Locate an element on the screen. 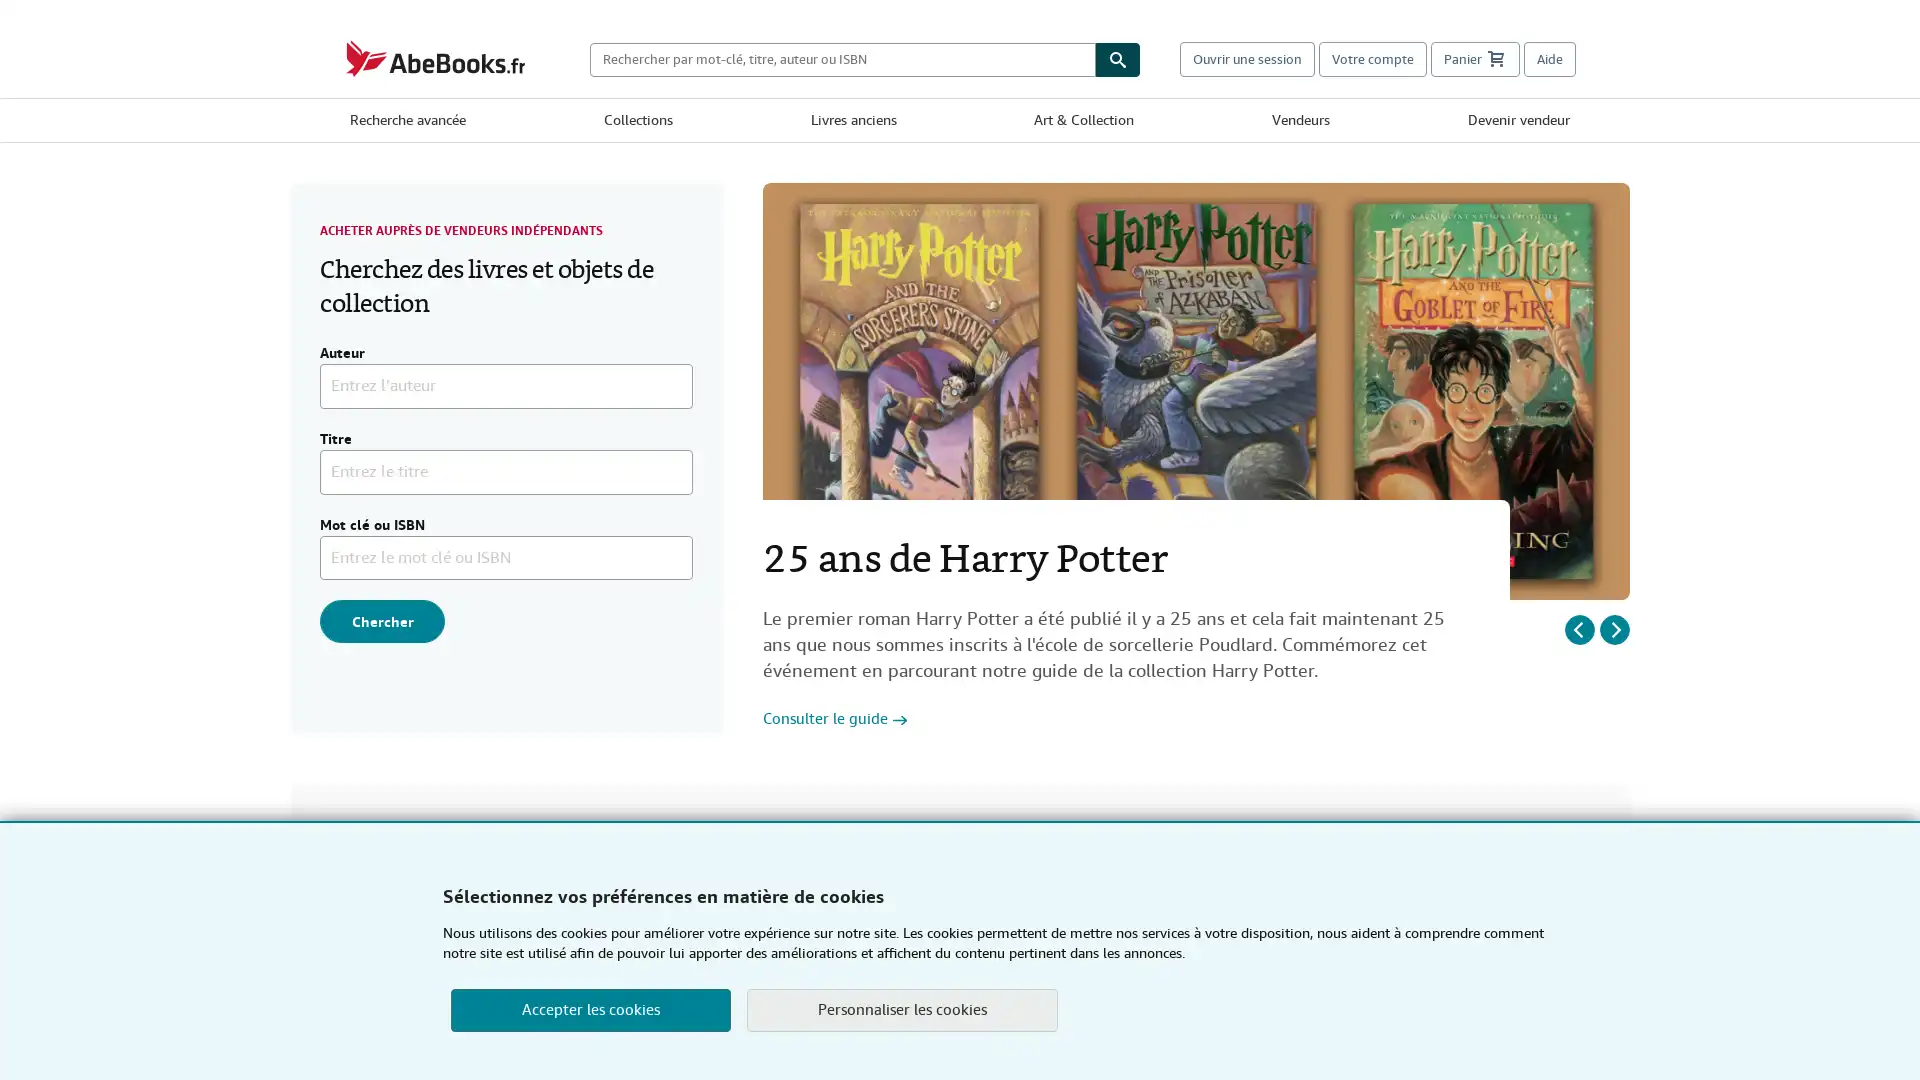 The height and width of the screenshot is (1080, 1920). Accepter les cookies is located at coordinates (589, 1010).